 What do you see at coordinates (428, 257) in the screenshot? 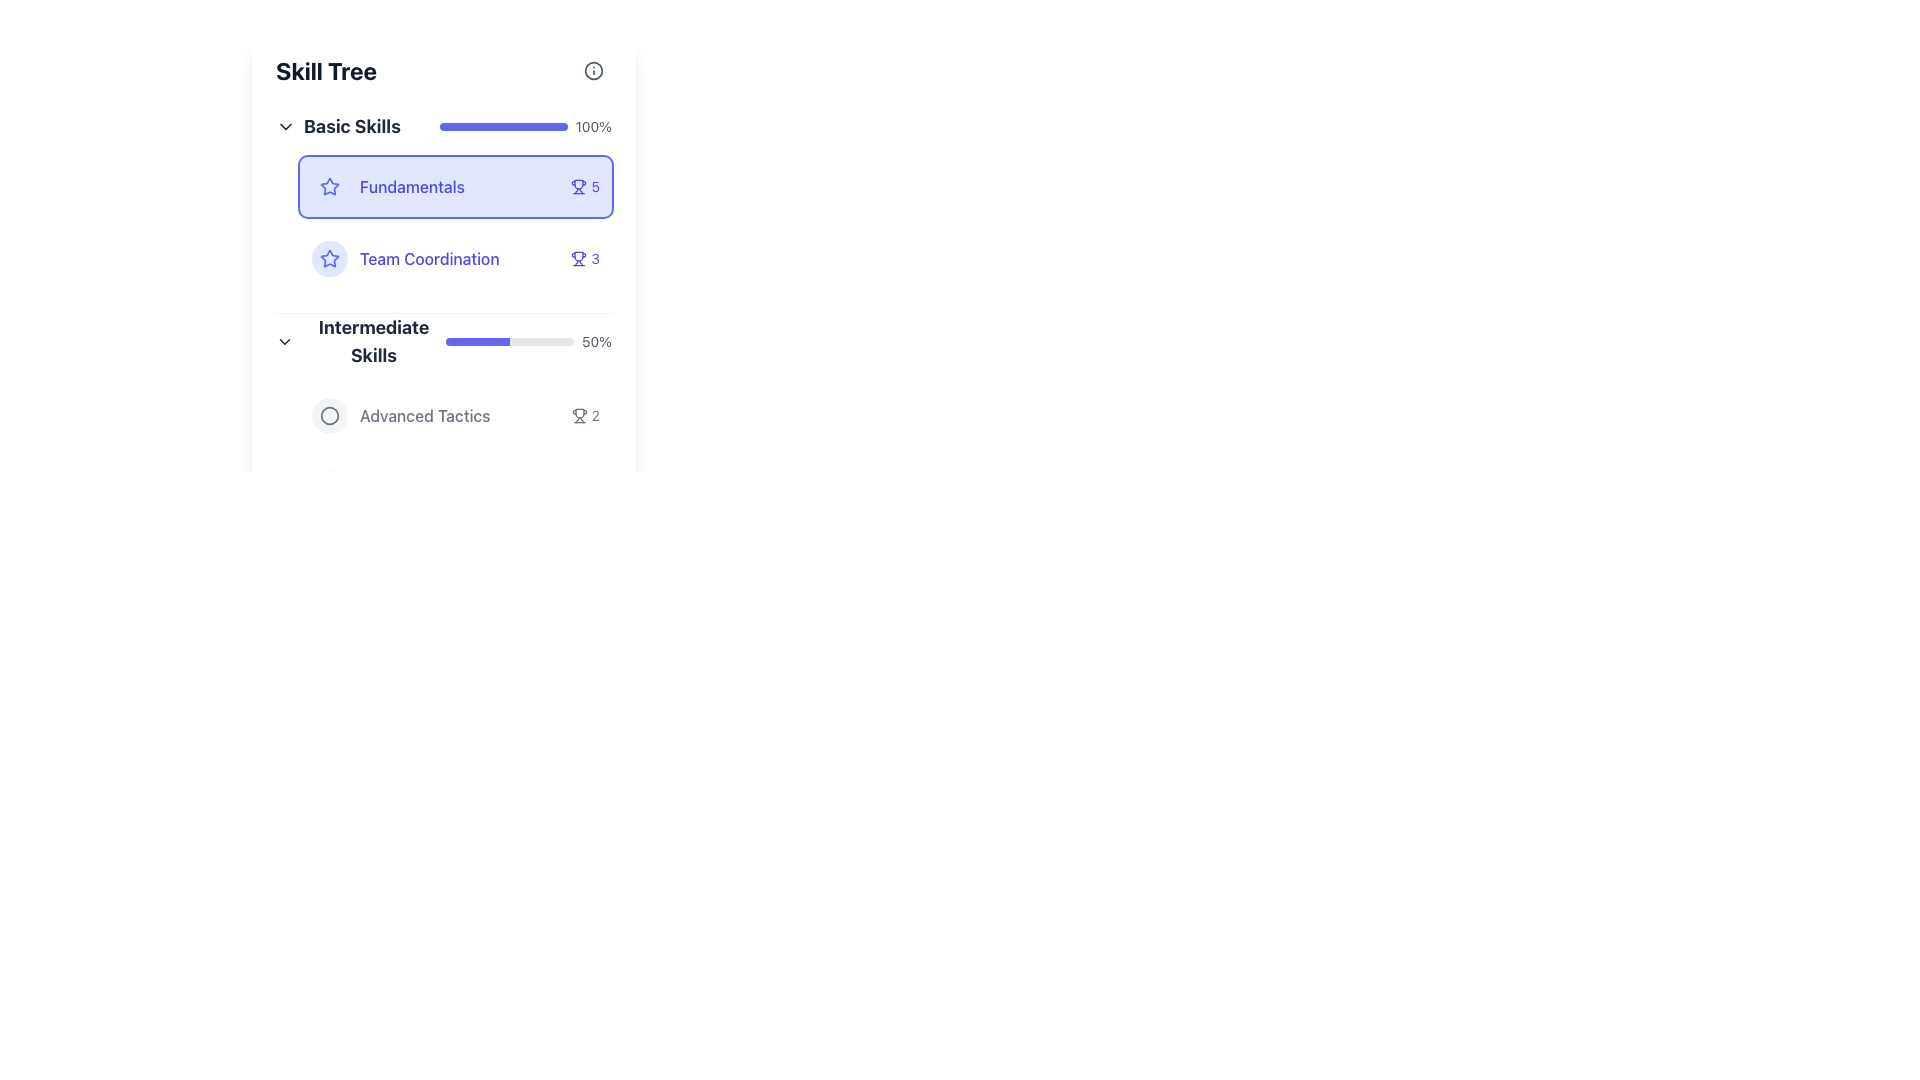
I see `the 'Team Coordination' text label, which is styled in medium-bold purple font and is positioned in the second item of the 'Basic Skills' section list, between a star icon and a numerical indicator` at bounding box center [428, 257].